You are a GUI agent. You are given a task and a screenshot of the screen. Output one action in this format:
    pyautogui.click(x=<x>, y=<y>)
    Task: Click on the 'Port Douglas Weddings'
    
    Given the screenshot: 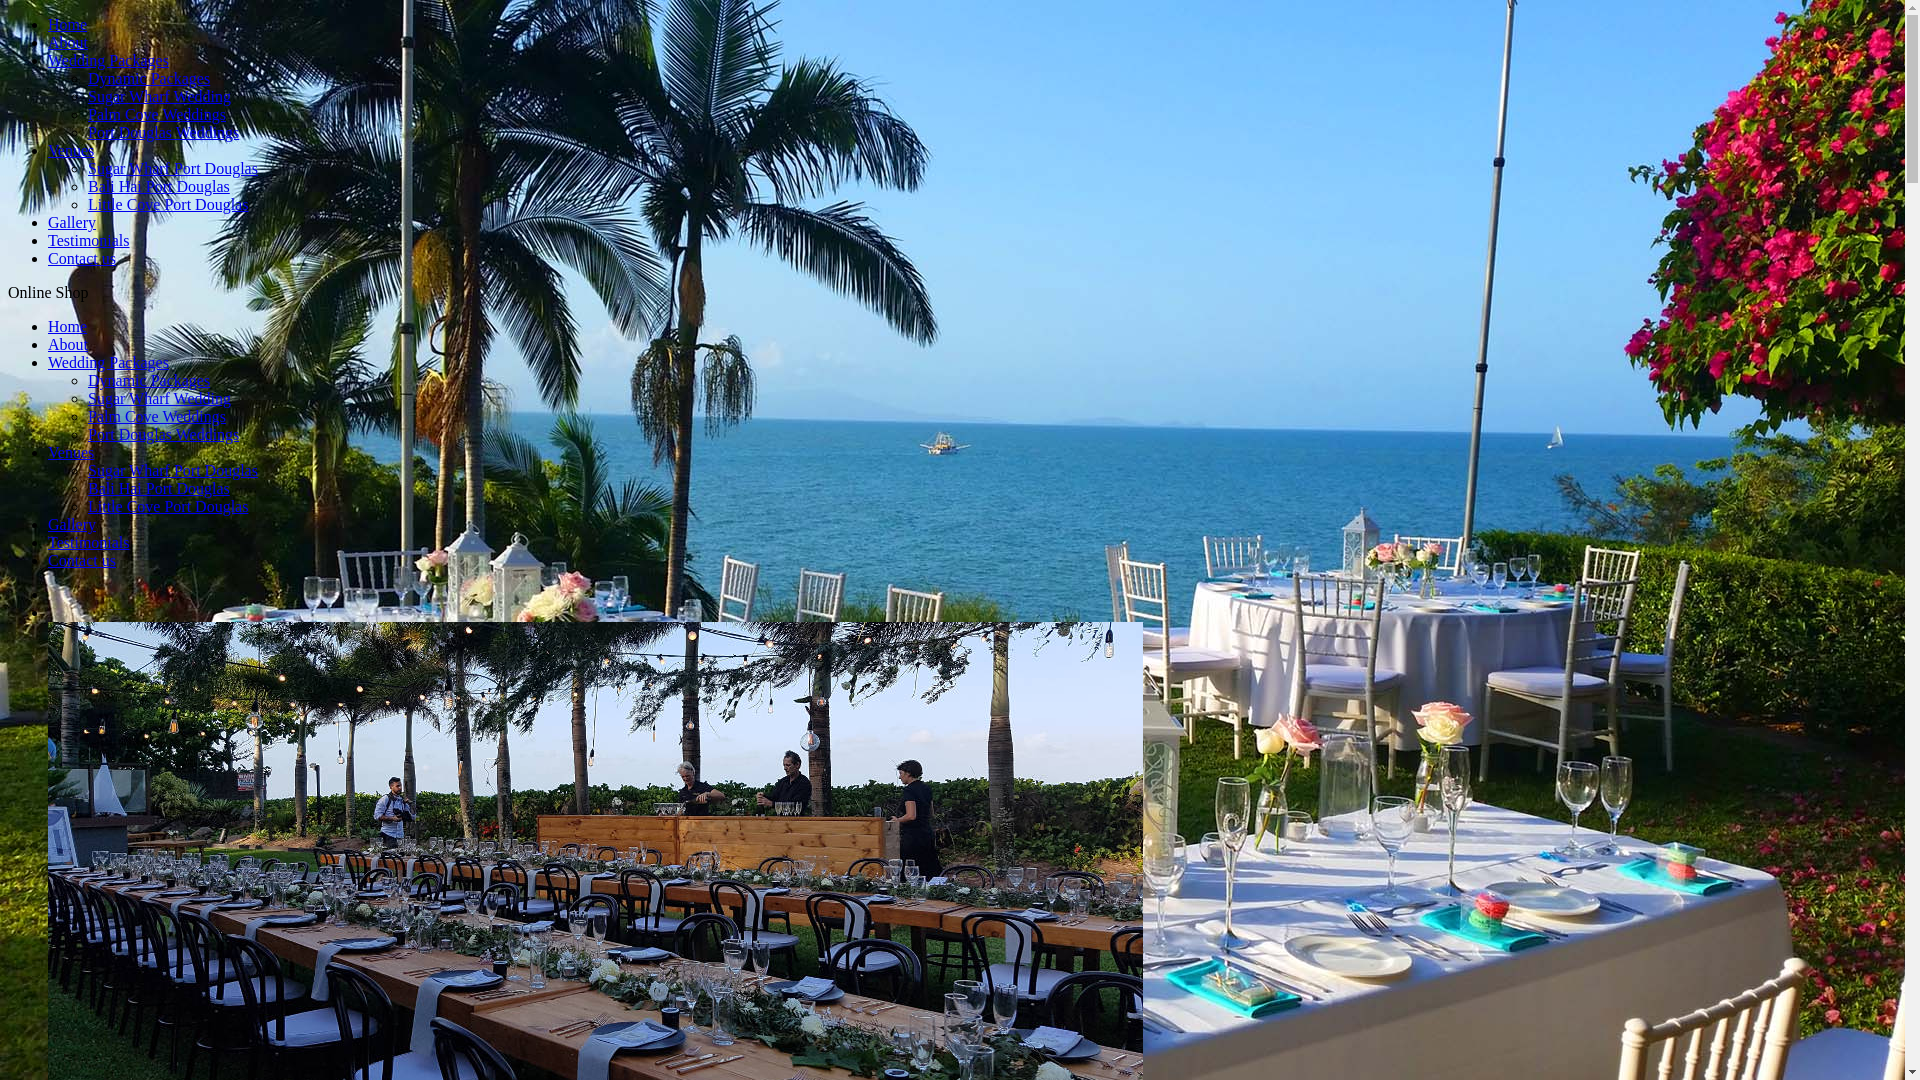 What is the action you would take?
    pyautogui.click(x=163, y=433)
    